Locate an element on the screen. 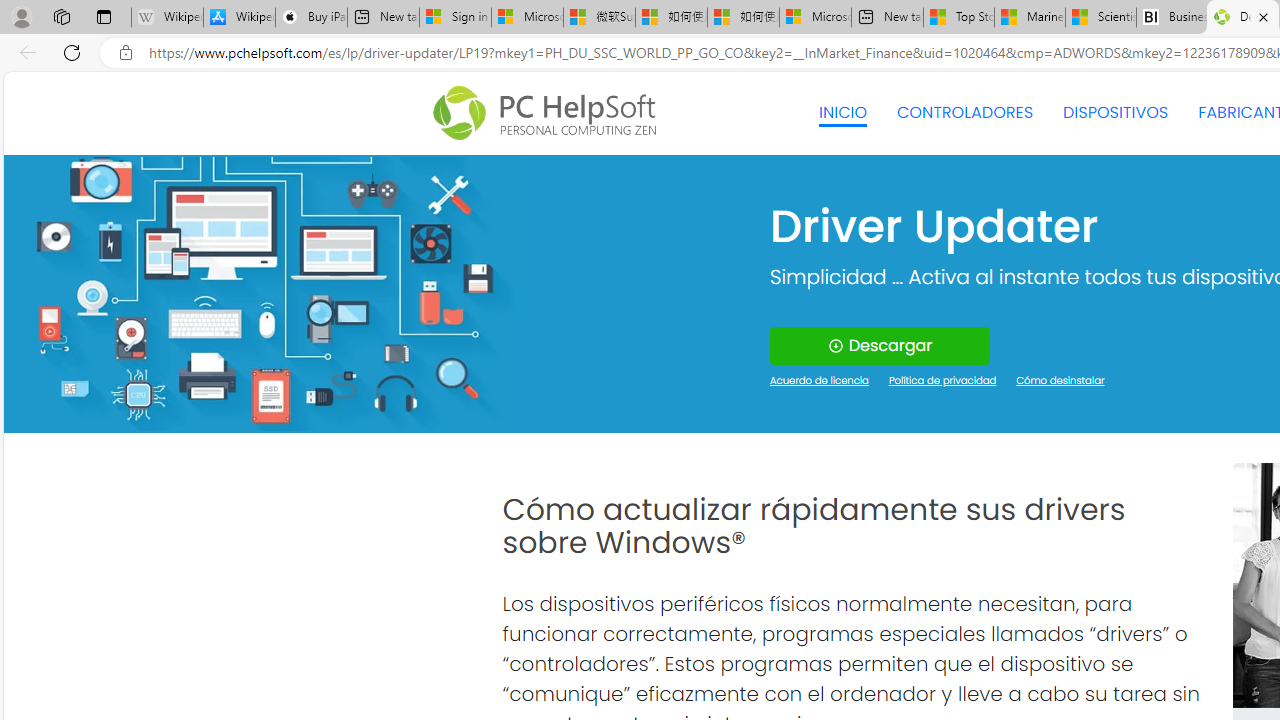 The image size is (1280, 720). 'Sign in to your Microsoft account' is located at coordinates (454, 17).